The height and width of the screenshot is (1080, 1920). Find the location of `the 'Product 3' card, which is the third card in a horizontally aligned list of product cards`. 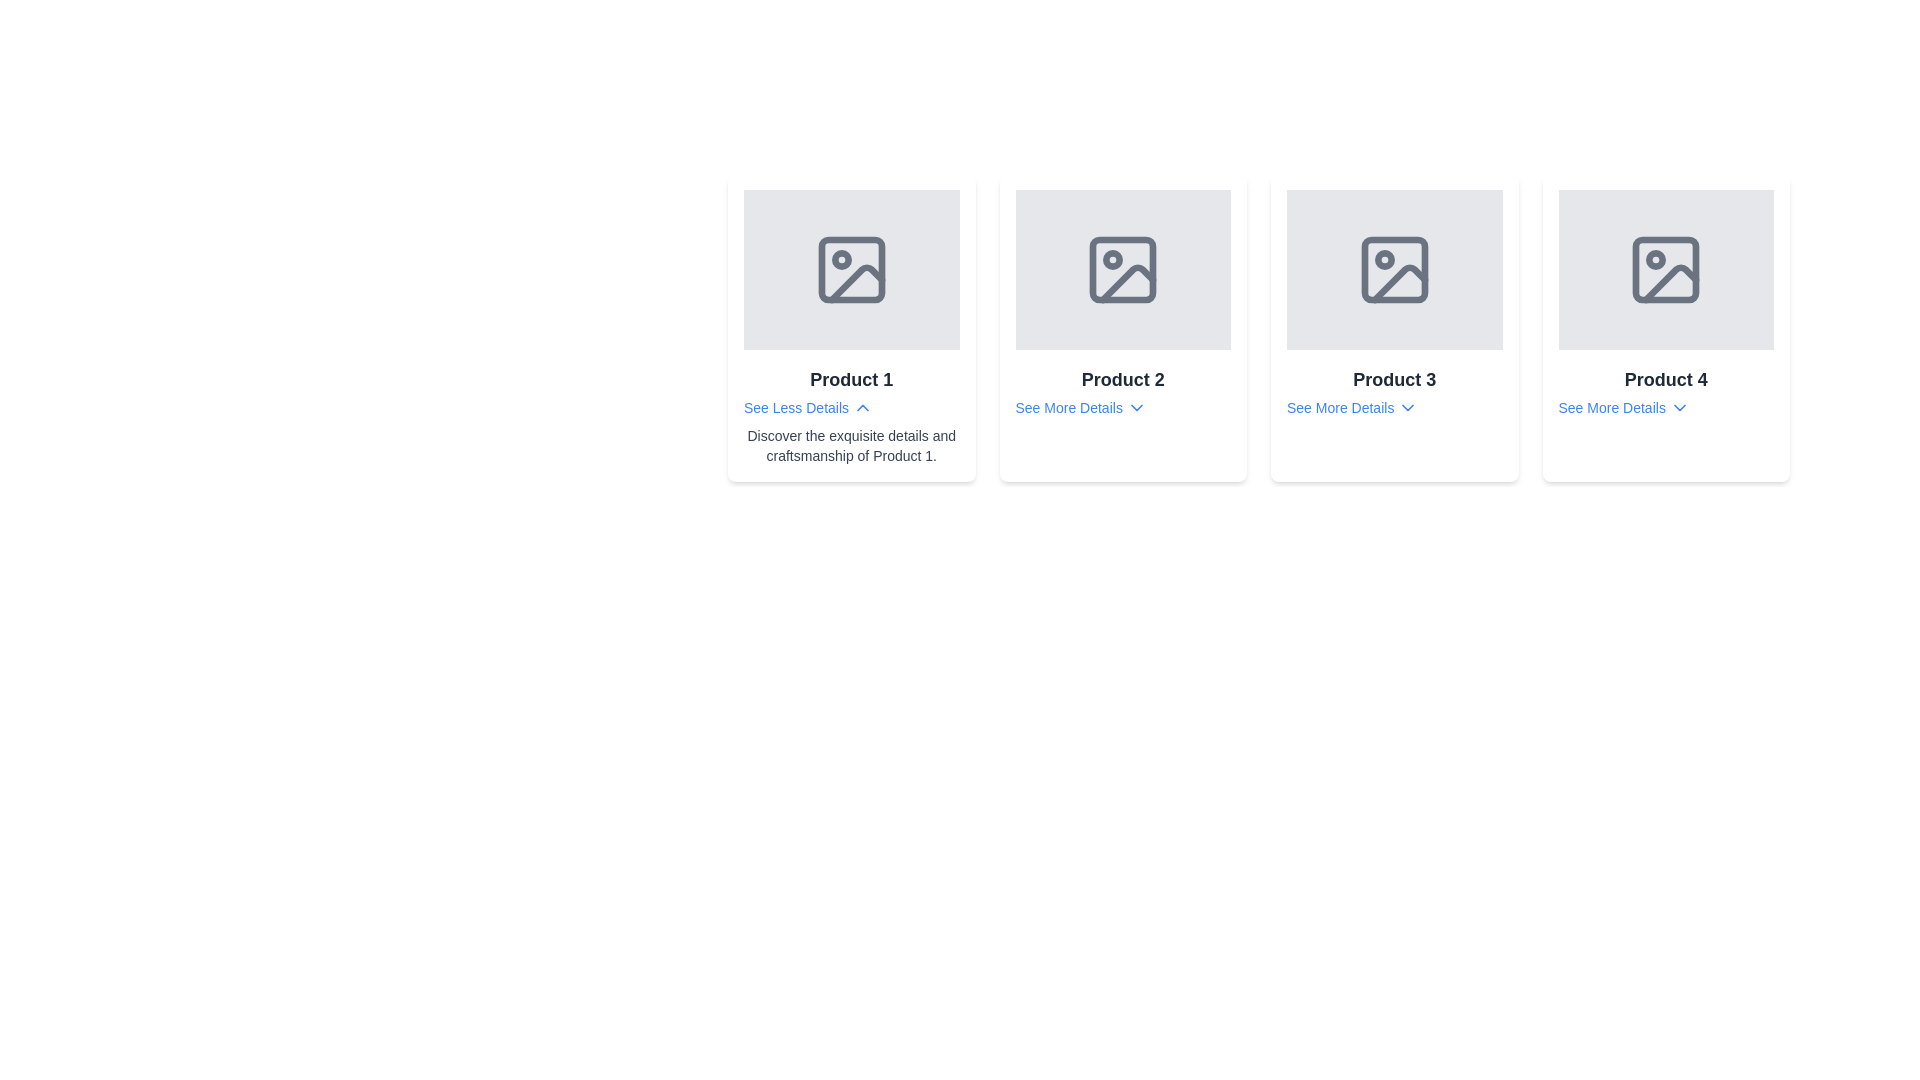

the 'Product 3' card, which is the third card in a horizontally aligned list of product cards is located at coordinates (1393, 326).